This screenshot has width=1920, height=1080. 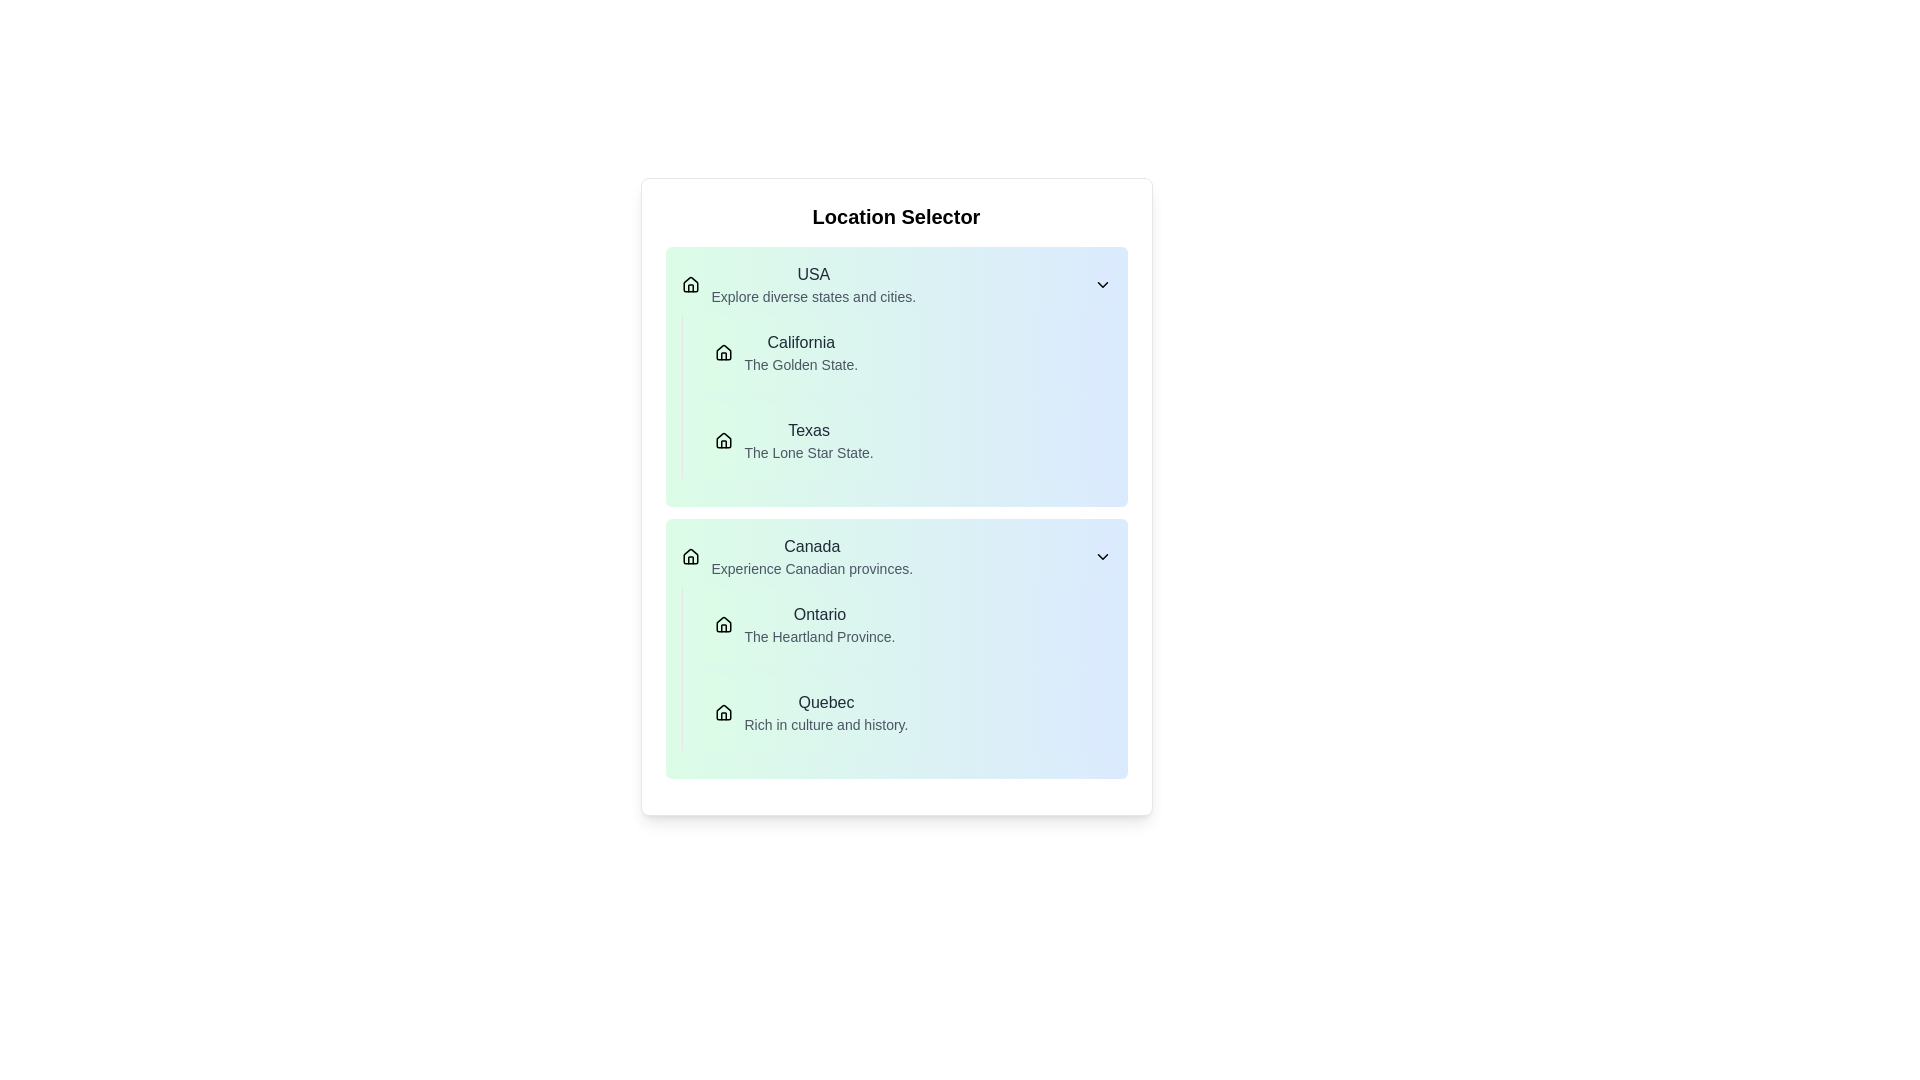 I want to click on the black house-shaped icon located in the 'Canada' section, adjacent to the text 'Ontario', so click(x=722, y=623).